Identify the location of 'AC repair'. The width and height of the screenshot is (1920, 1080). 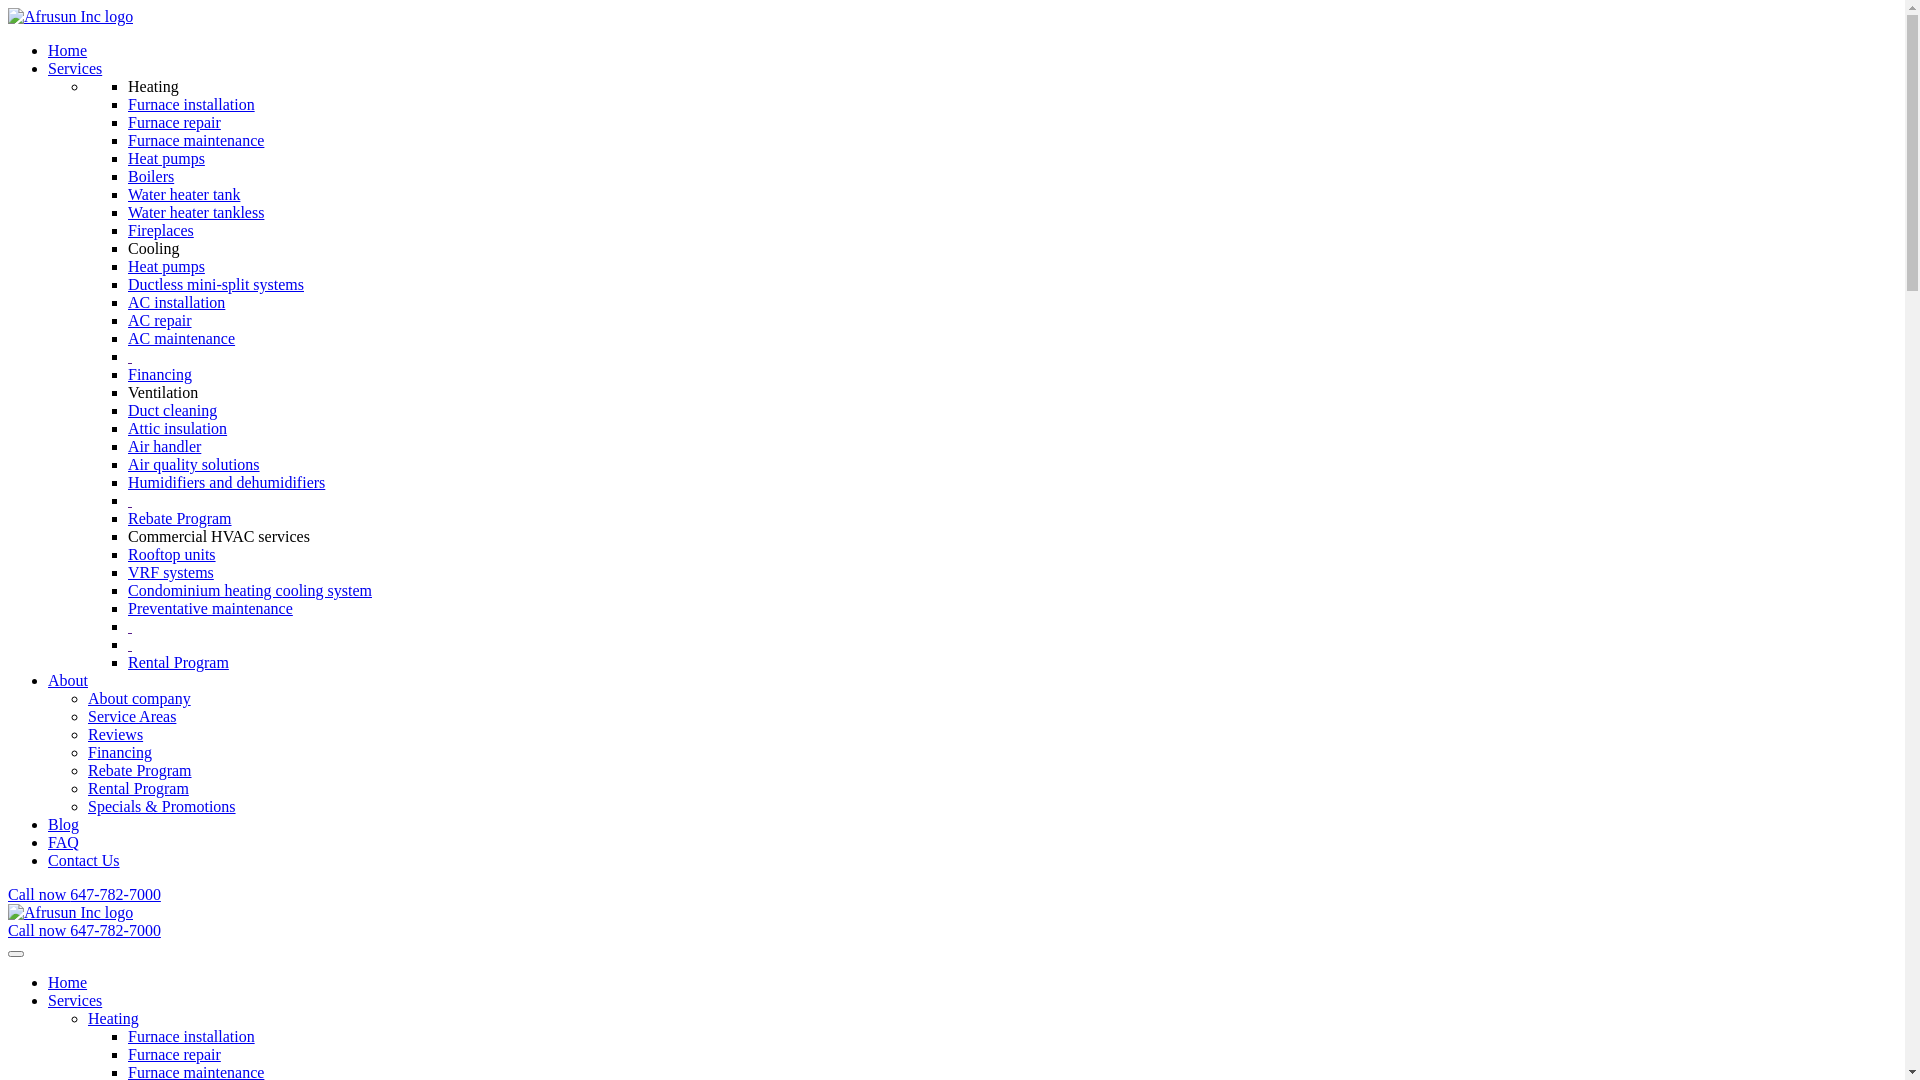
(158, 319).